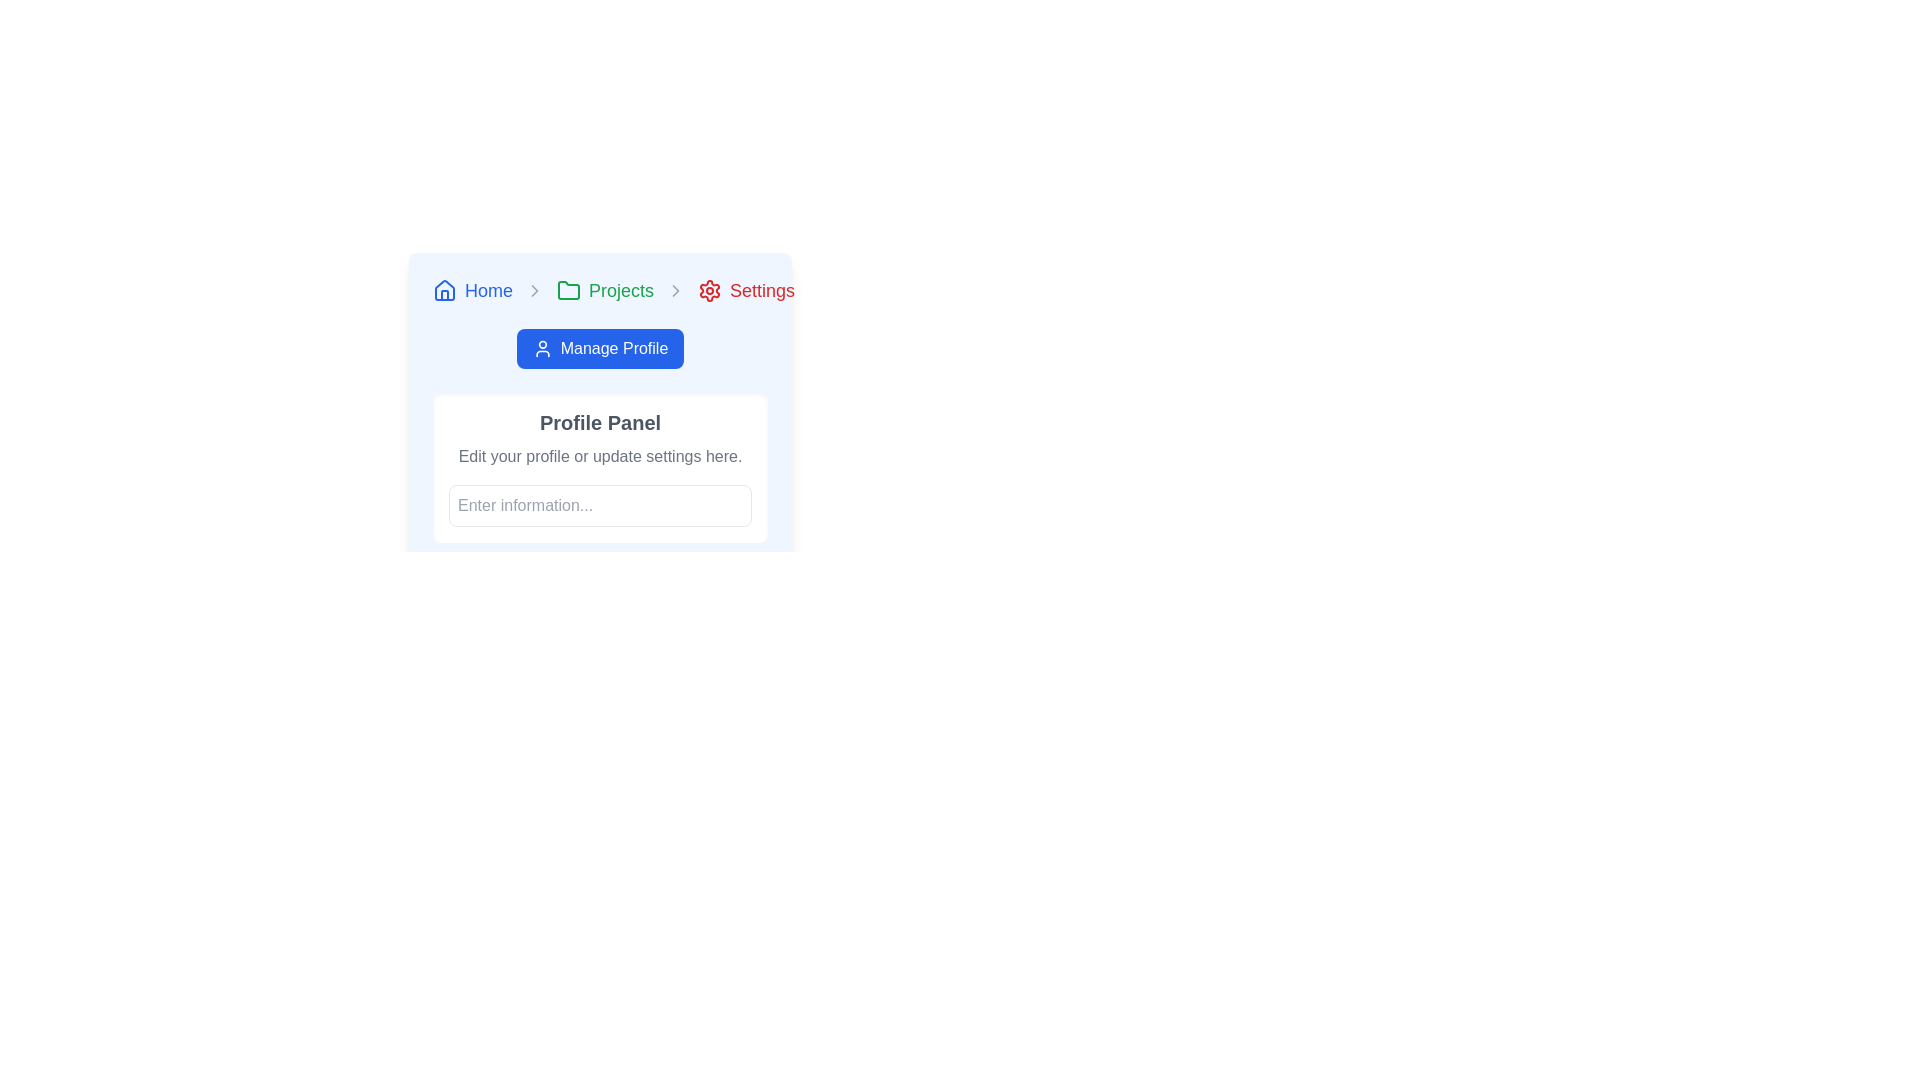 This screenshot has width=1920, height=1080. What do you see at coordinates (599, 422) in the screenshot?
I see `the 'Profile Panel' text element, which is a bold, gray title located at the top-center of a white panel with rounded corners` at bounding box center [599, 422].